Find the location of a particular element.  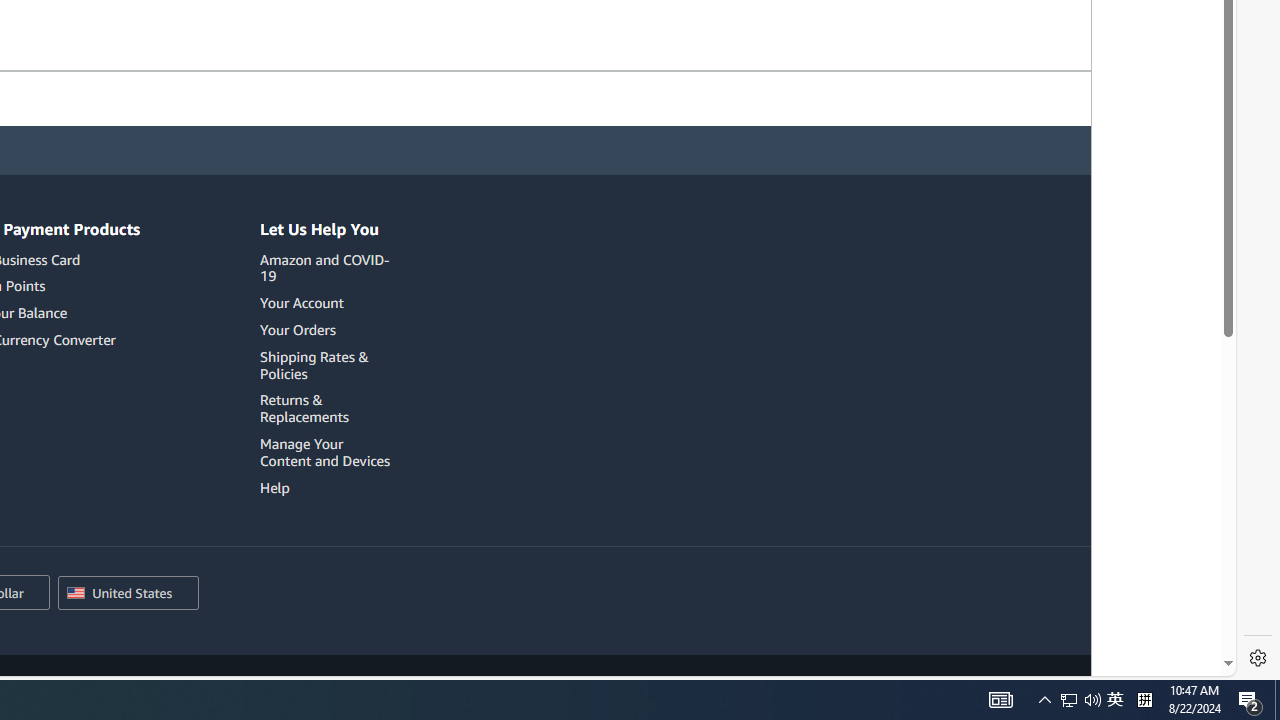

'Manage Your Content and Devices' is located at coordinates (328, 452).